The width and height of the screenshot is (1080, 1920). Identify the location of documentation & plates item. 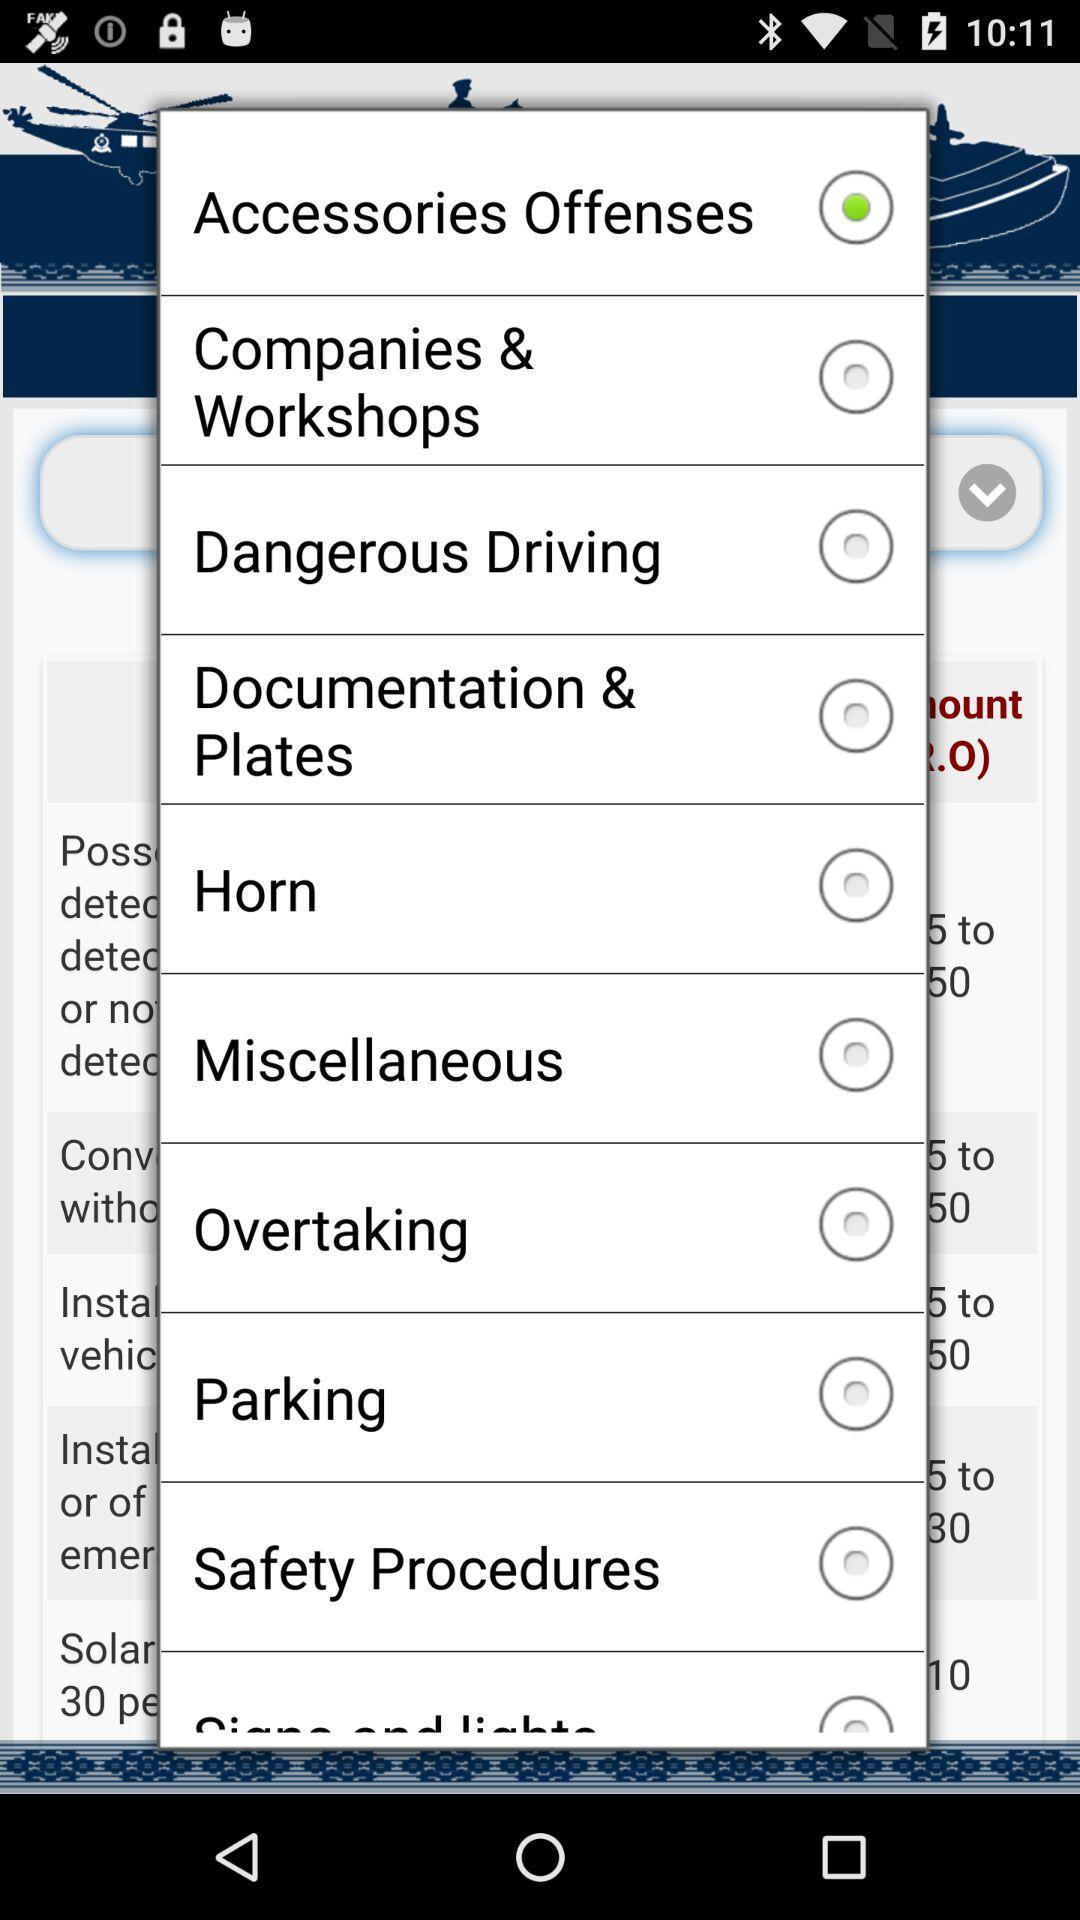
(542, 719).